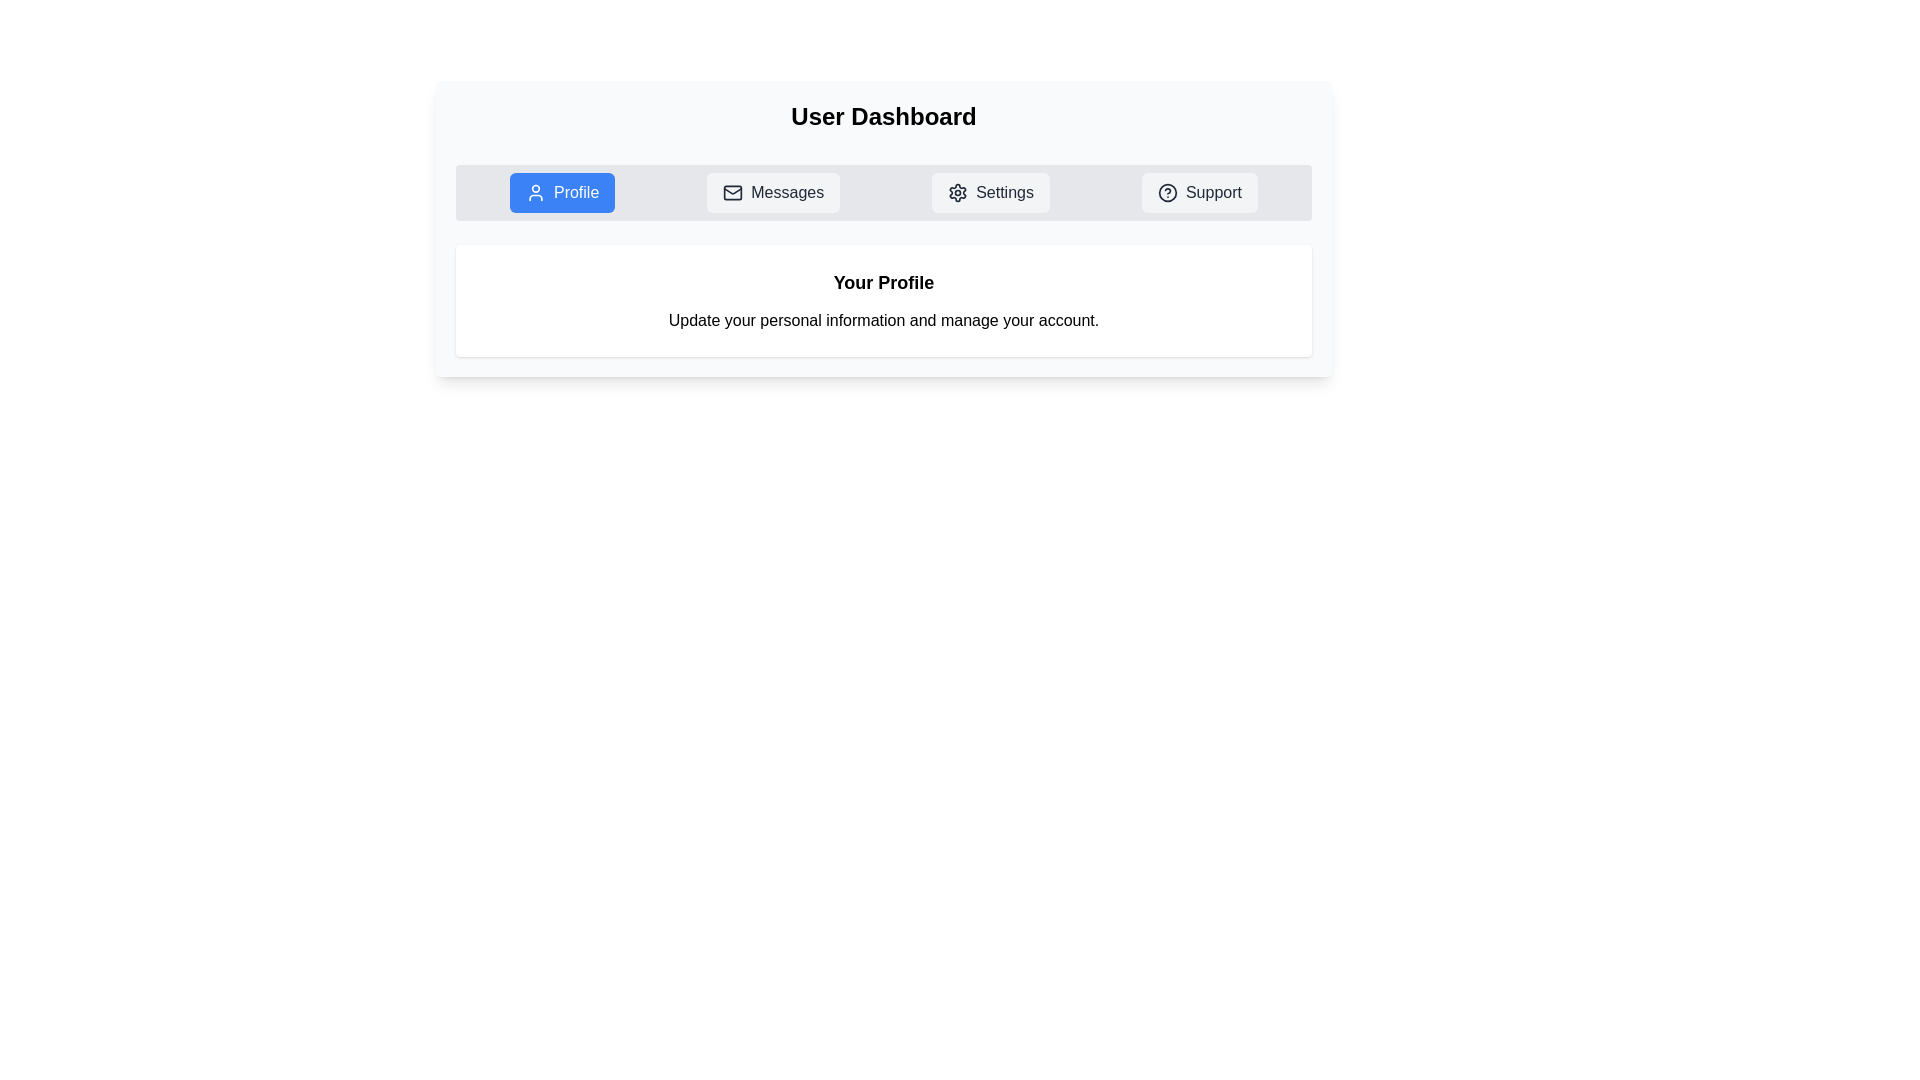  I want to click on the circular outline icon located within the 'Support' button in the navigation bar, so click(1167, 192).